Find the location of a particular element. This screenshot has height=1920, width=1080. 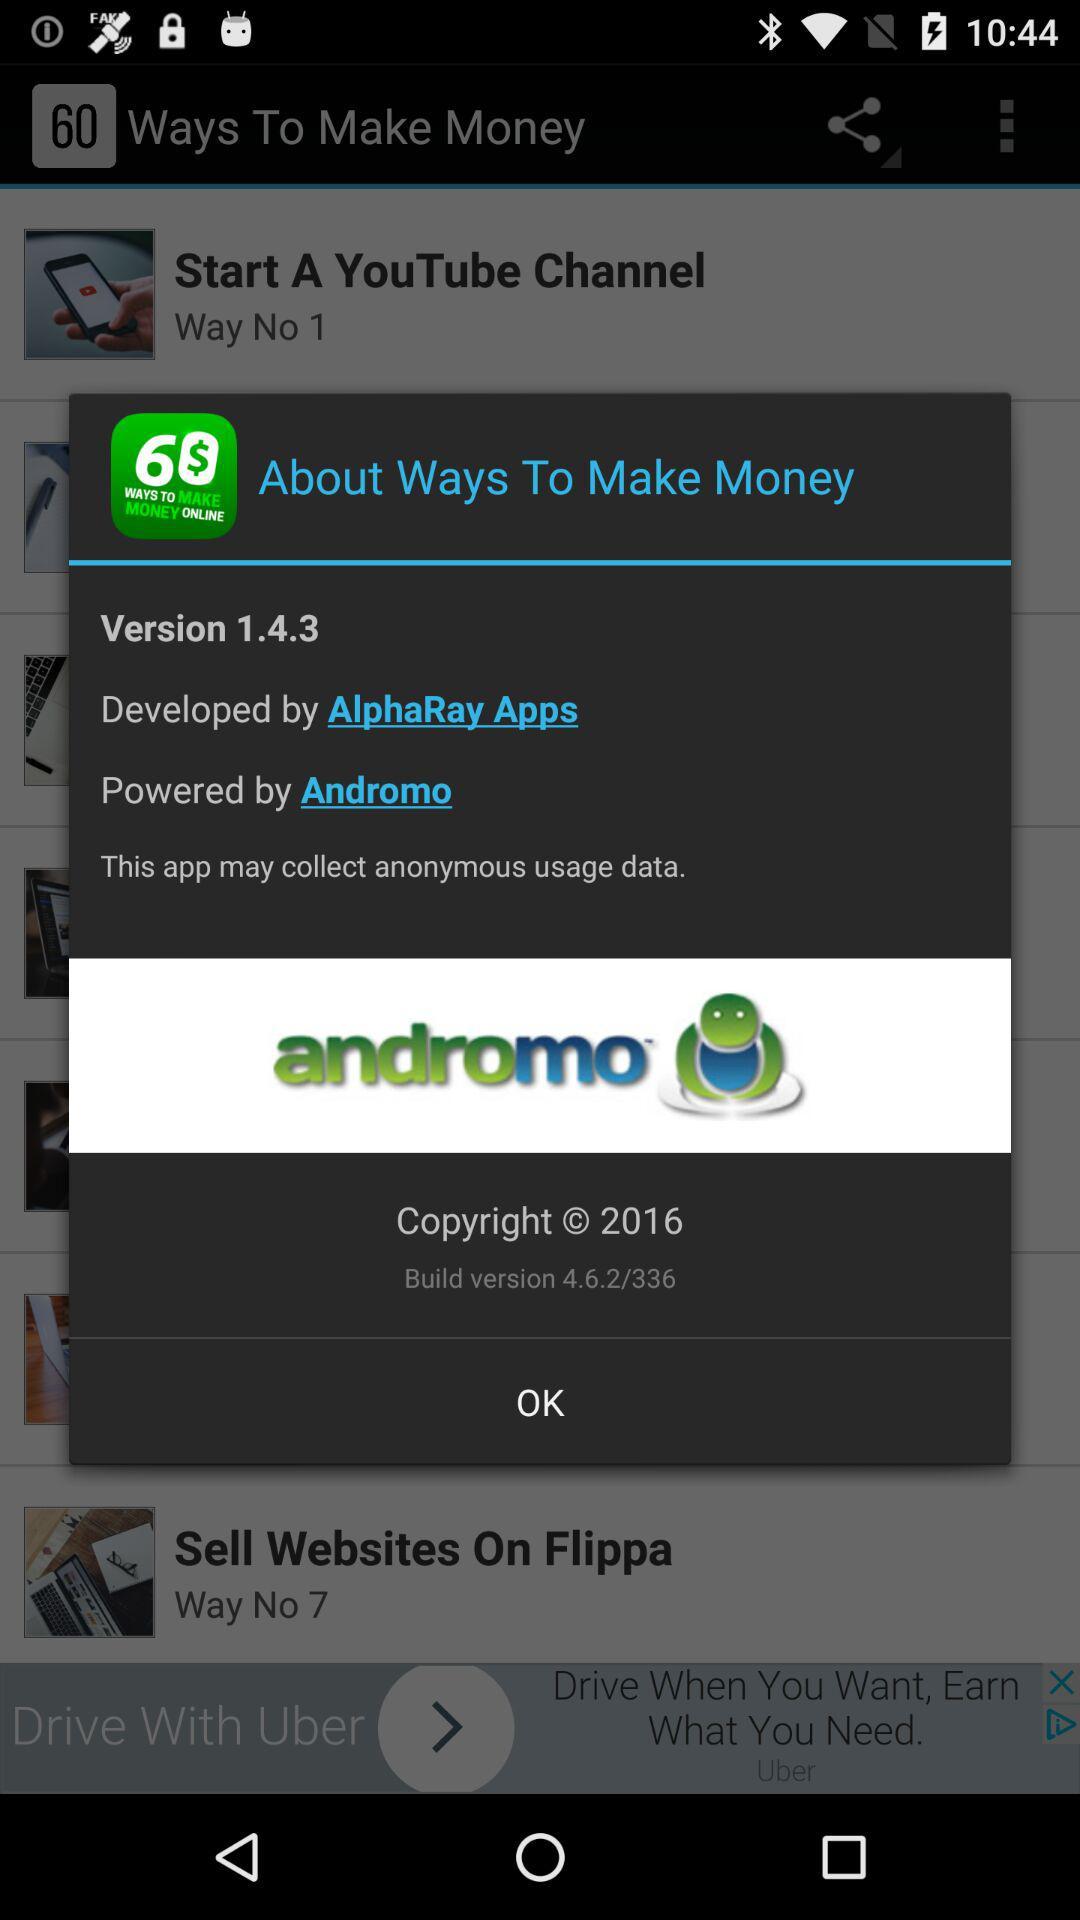

advertisement page is located at coordinates (538, 1054).